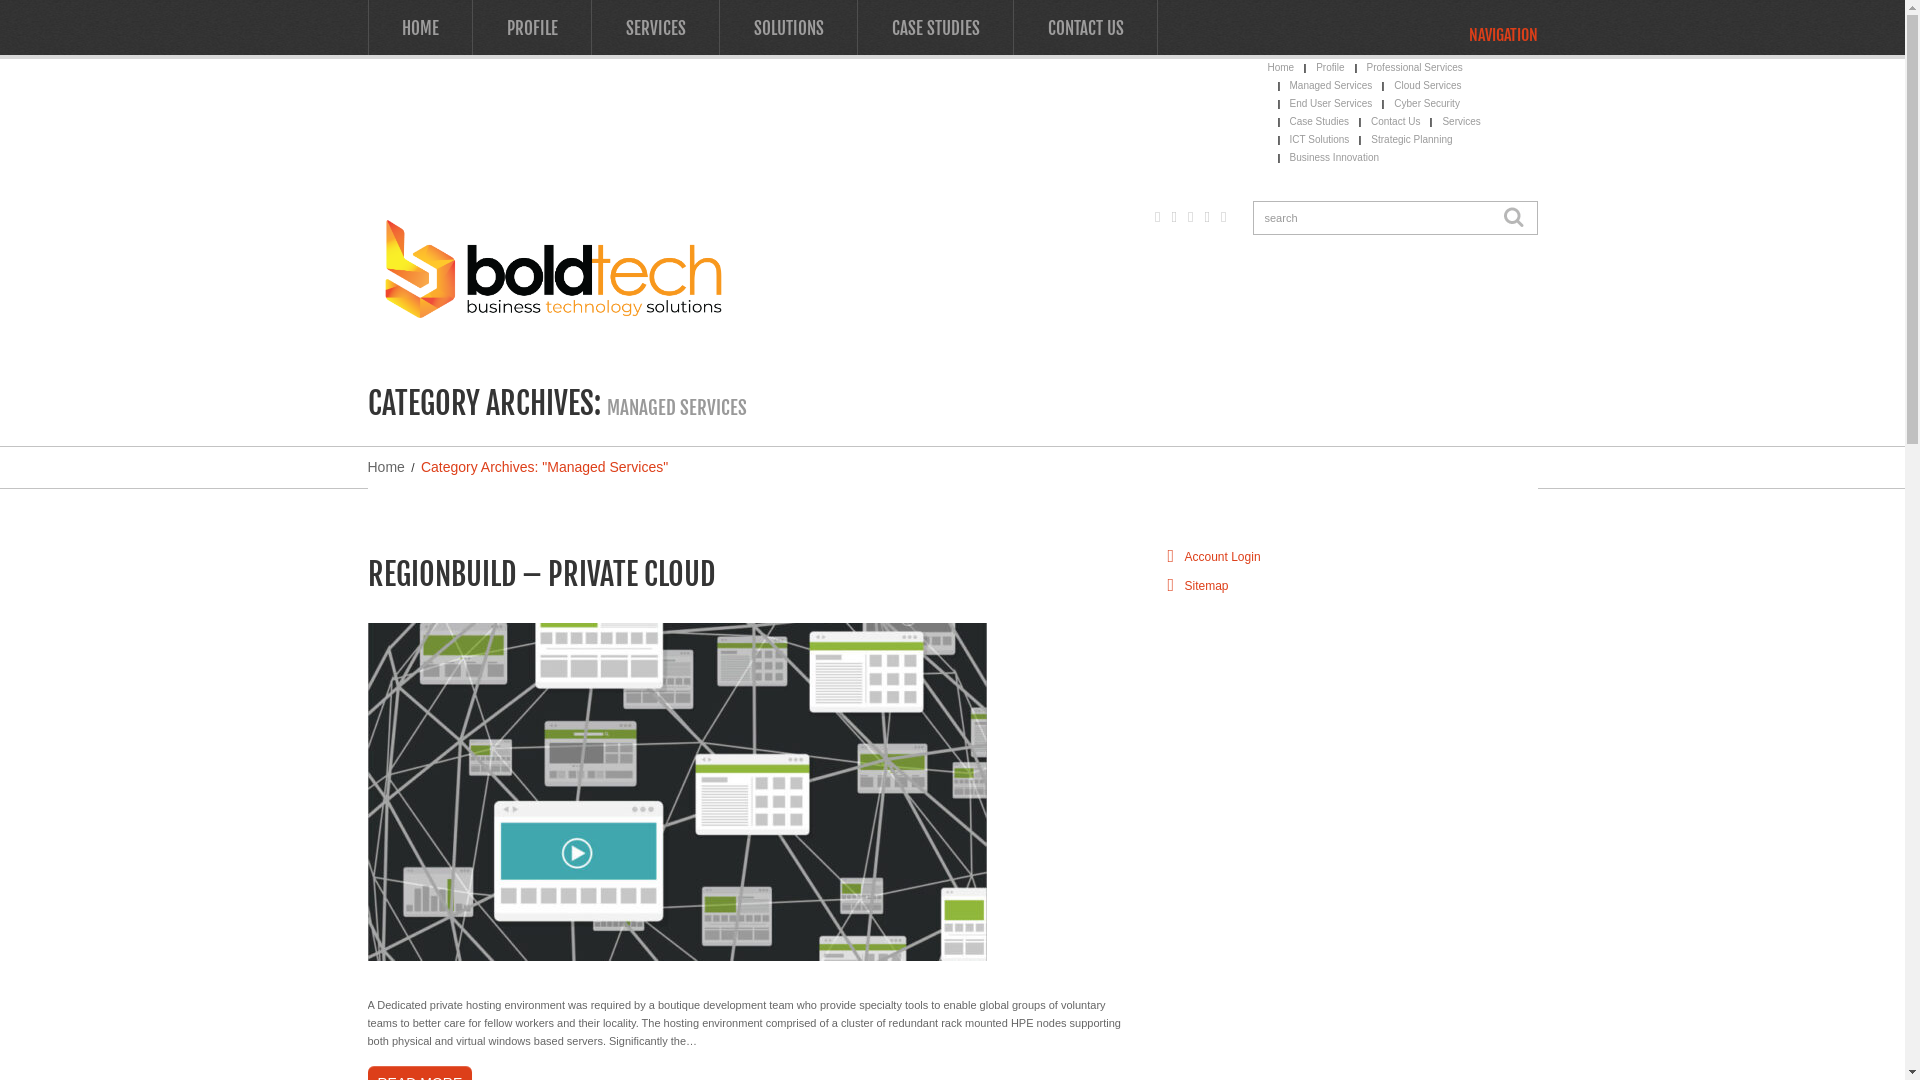 This screenshot has height=1080, width=1920. I want to click on 'End User Services', so click(1331, 103).